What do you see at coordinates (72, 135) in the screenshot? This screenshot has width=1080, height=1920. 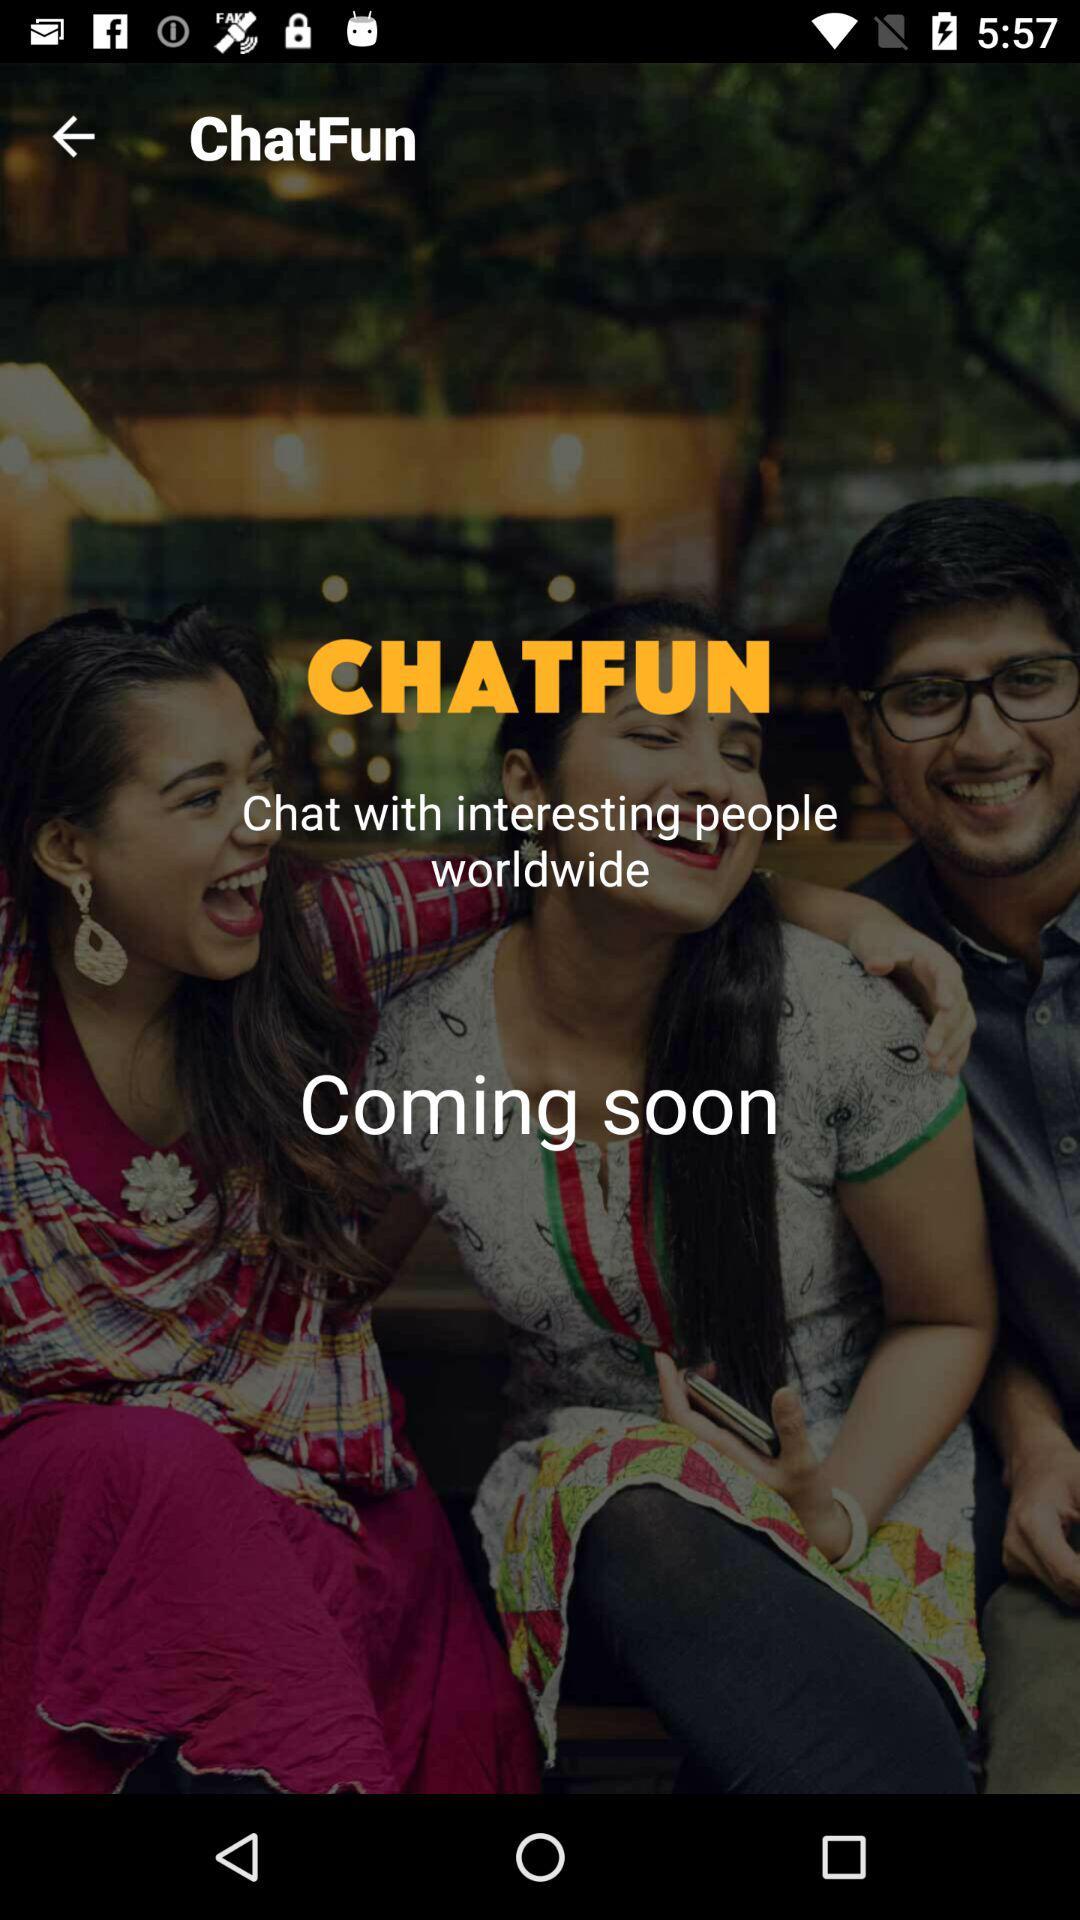 I see `go back` at bounding box center [72, 135].